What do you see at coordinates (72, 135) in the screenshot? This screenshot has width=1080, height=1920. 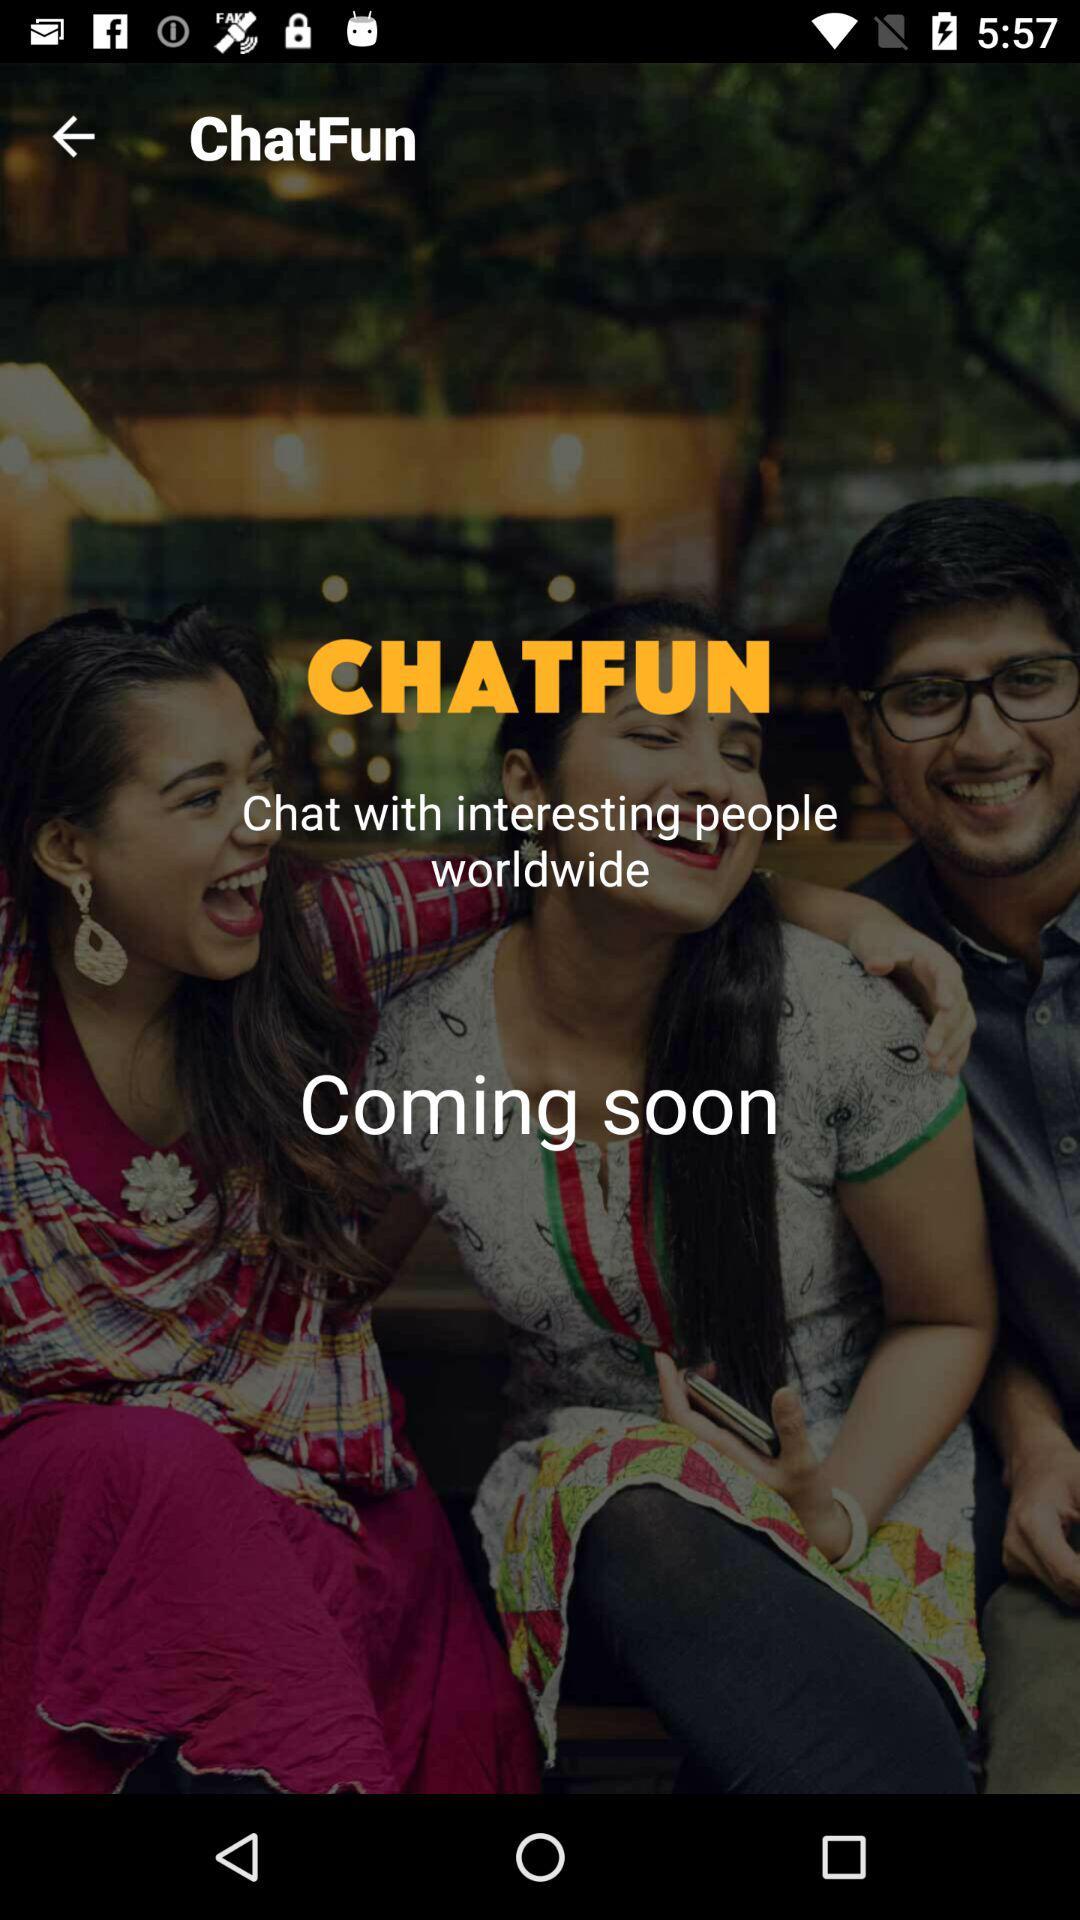 I see `go back` at bounding box center [72, 135].